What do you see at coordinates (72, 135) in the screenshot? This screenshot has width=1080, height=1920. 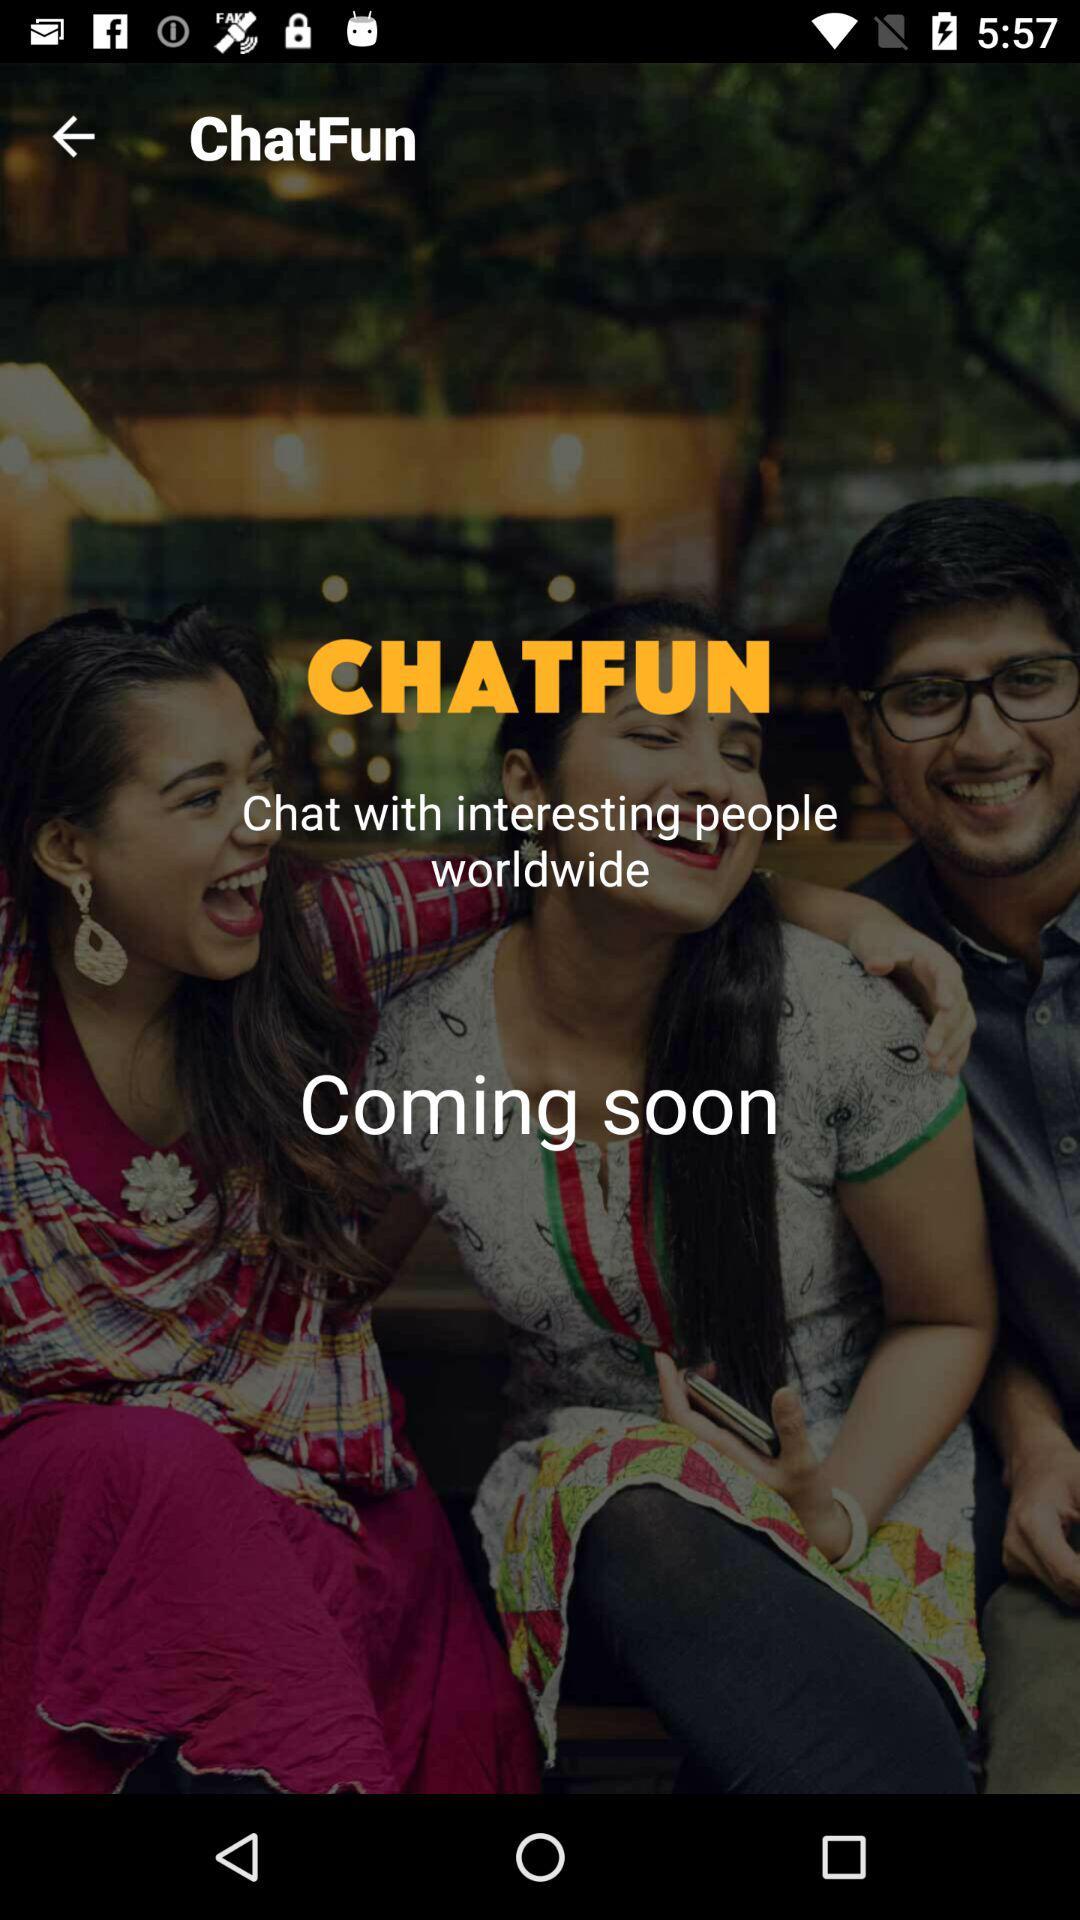 I see `go back` at bounding box center [72, 135].